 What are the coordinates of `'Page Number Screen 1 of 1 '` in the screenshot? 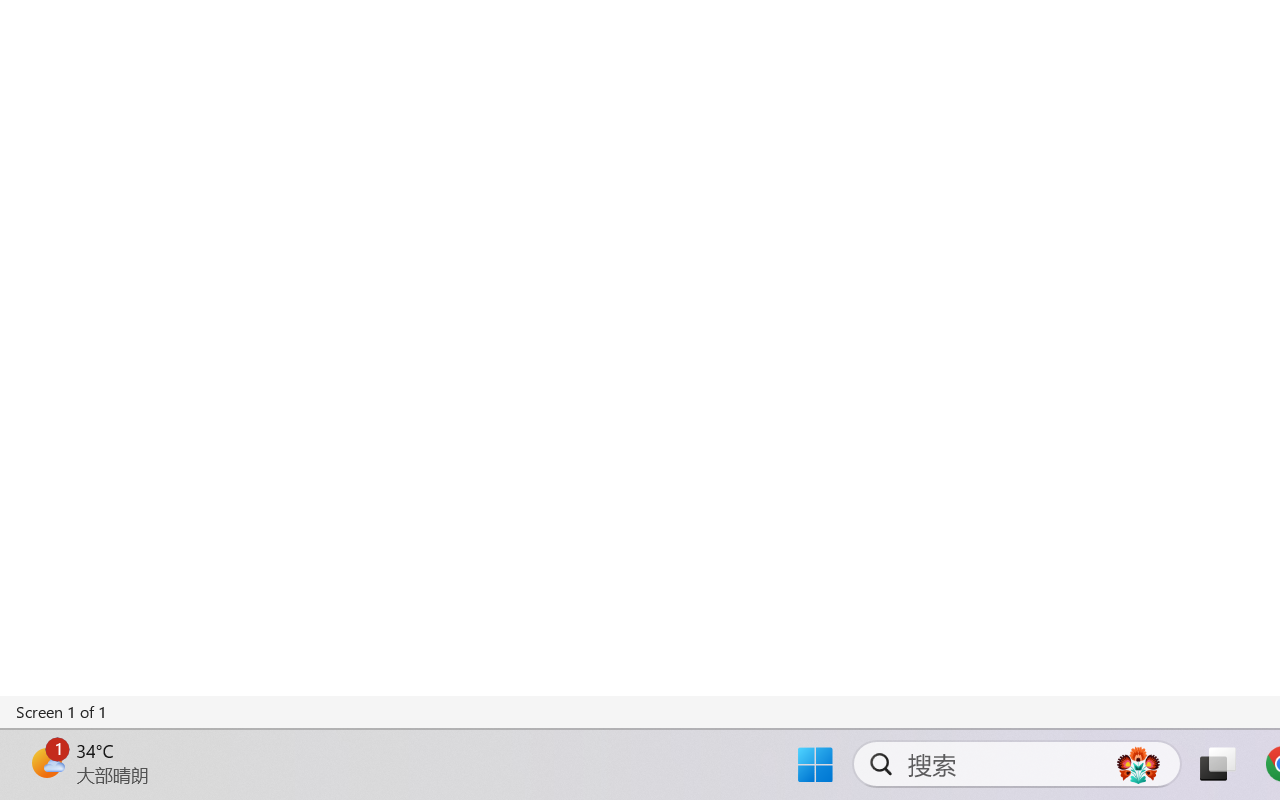 It's located at (62, 711).